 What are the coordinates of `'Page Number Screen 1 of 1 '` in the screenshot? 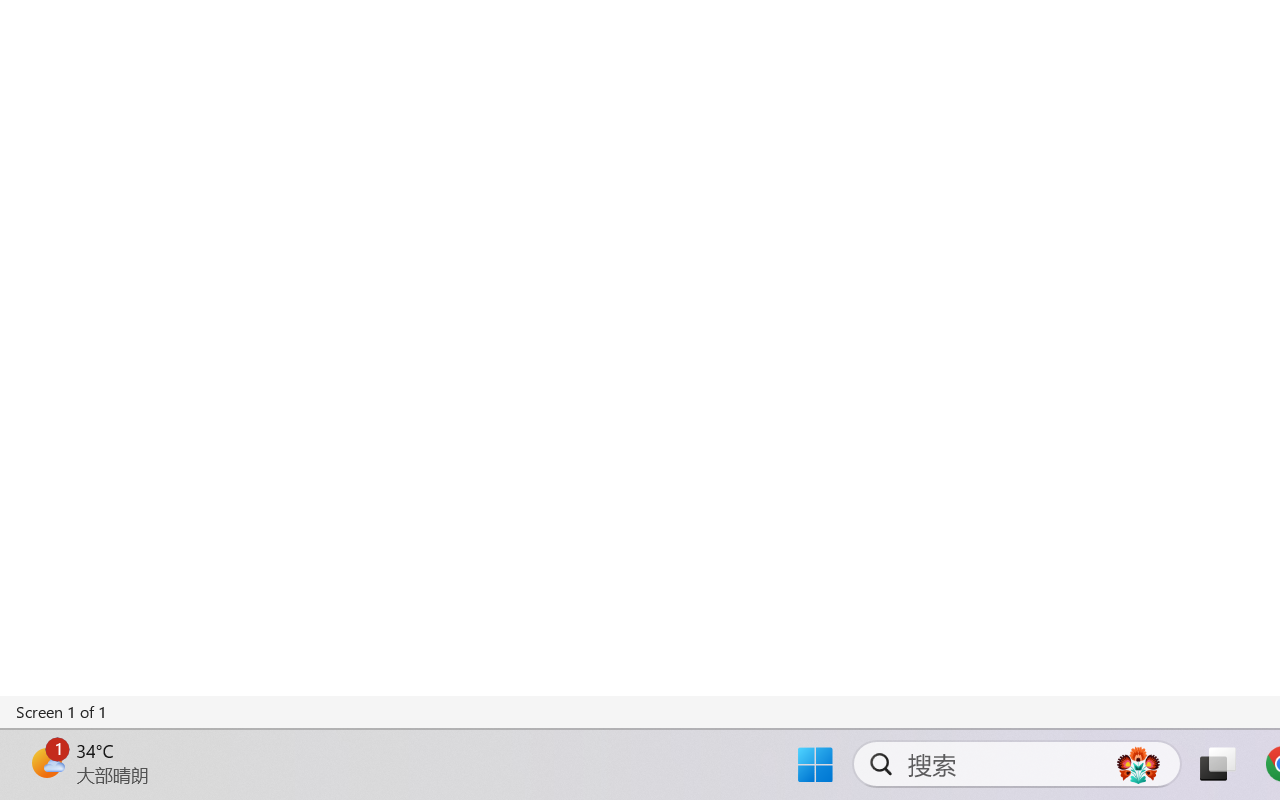 It's located at (62, 711).